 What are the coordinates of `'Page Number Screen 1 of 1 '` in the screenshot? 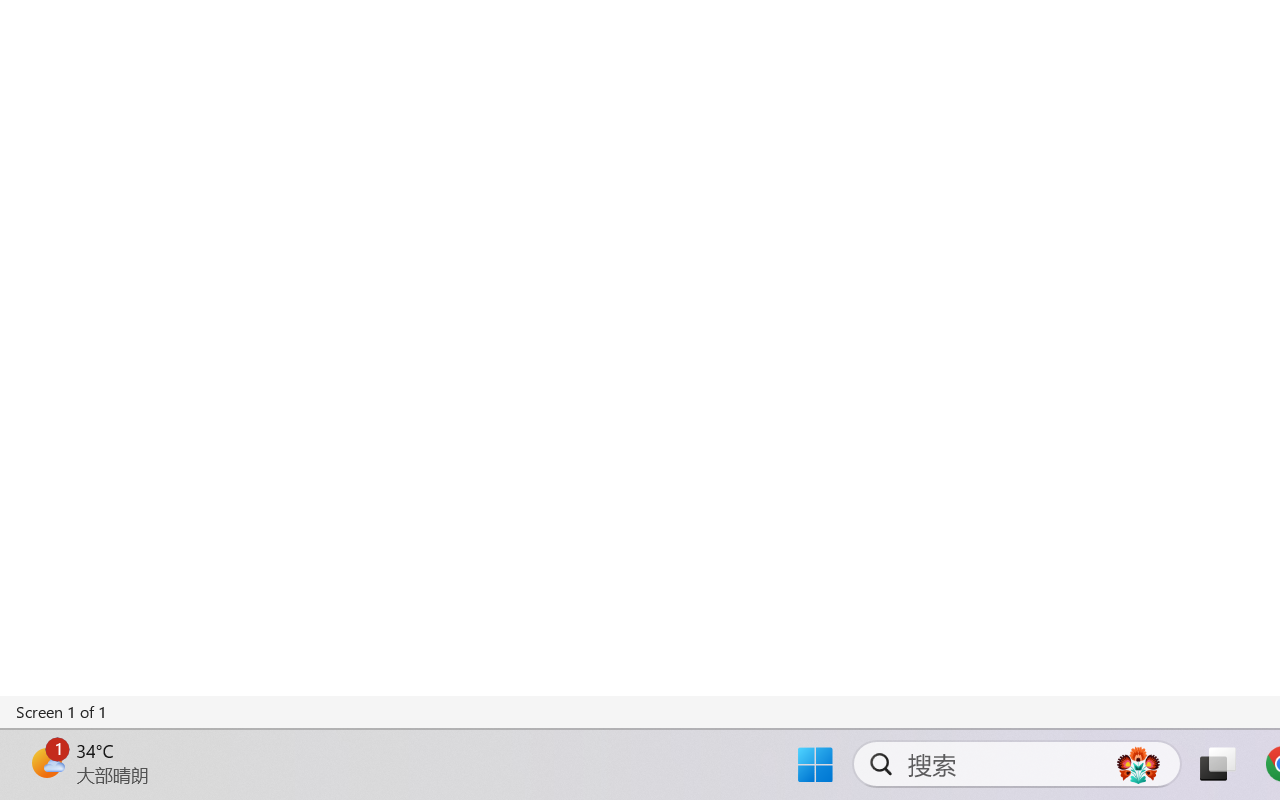 It's located at (62, 711).